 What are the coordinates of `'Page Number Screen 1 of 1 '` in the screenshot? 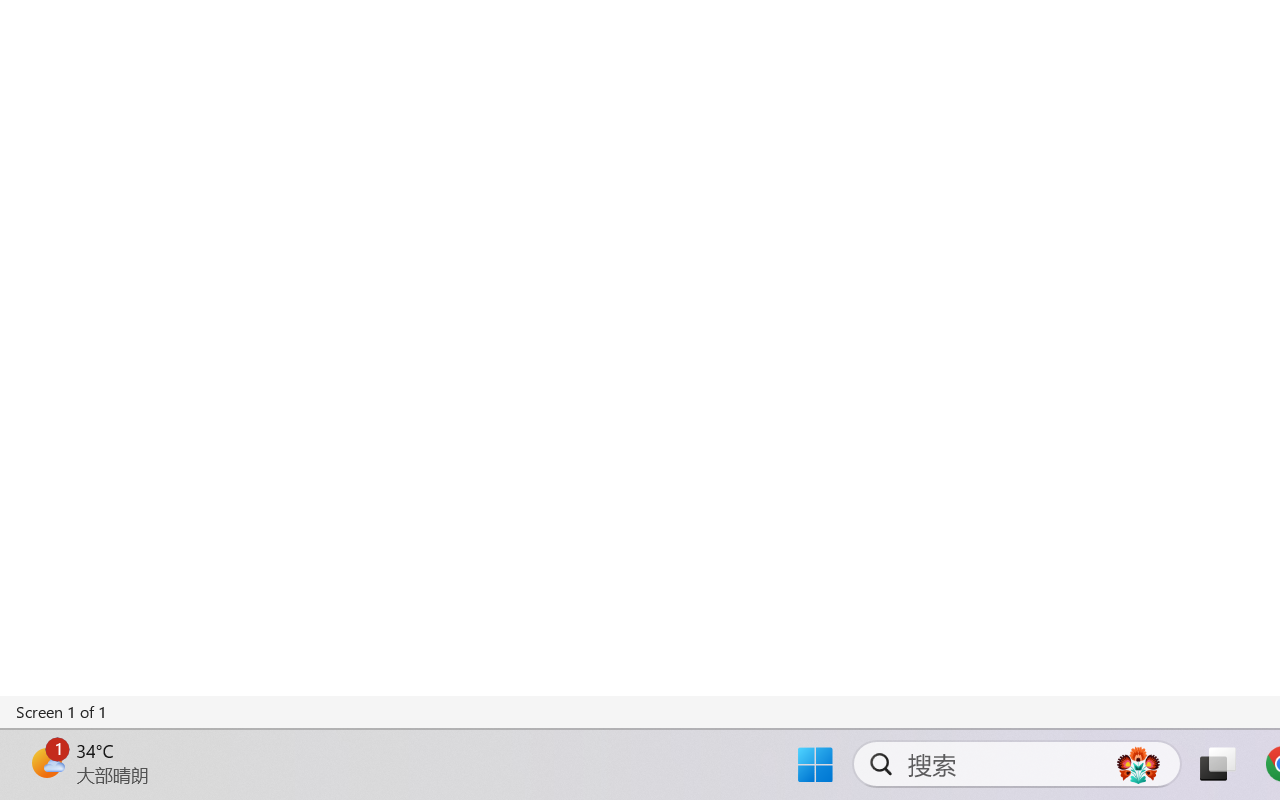 It's located at (62, 711).